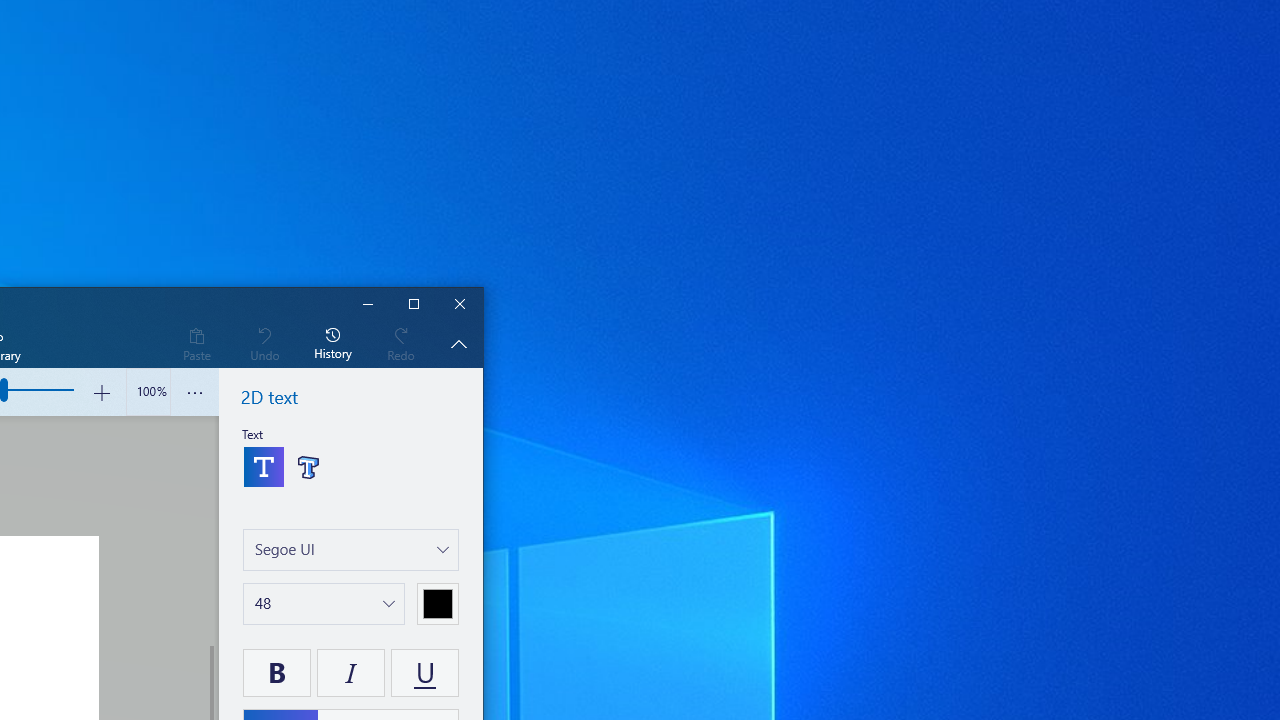  Describe the element at coordinates (100, 392) in the screenshot. I see `'Zoom in'` at that location.